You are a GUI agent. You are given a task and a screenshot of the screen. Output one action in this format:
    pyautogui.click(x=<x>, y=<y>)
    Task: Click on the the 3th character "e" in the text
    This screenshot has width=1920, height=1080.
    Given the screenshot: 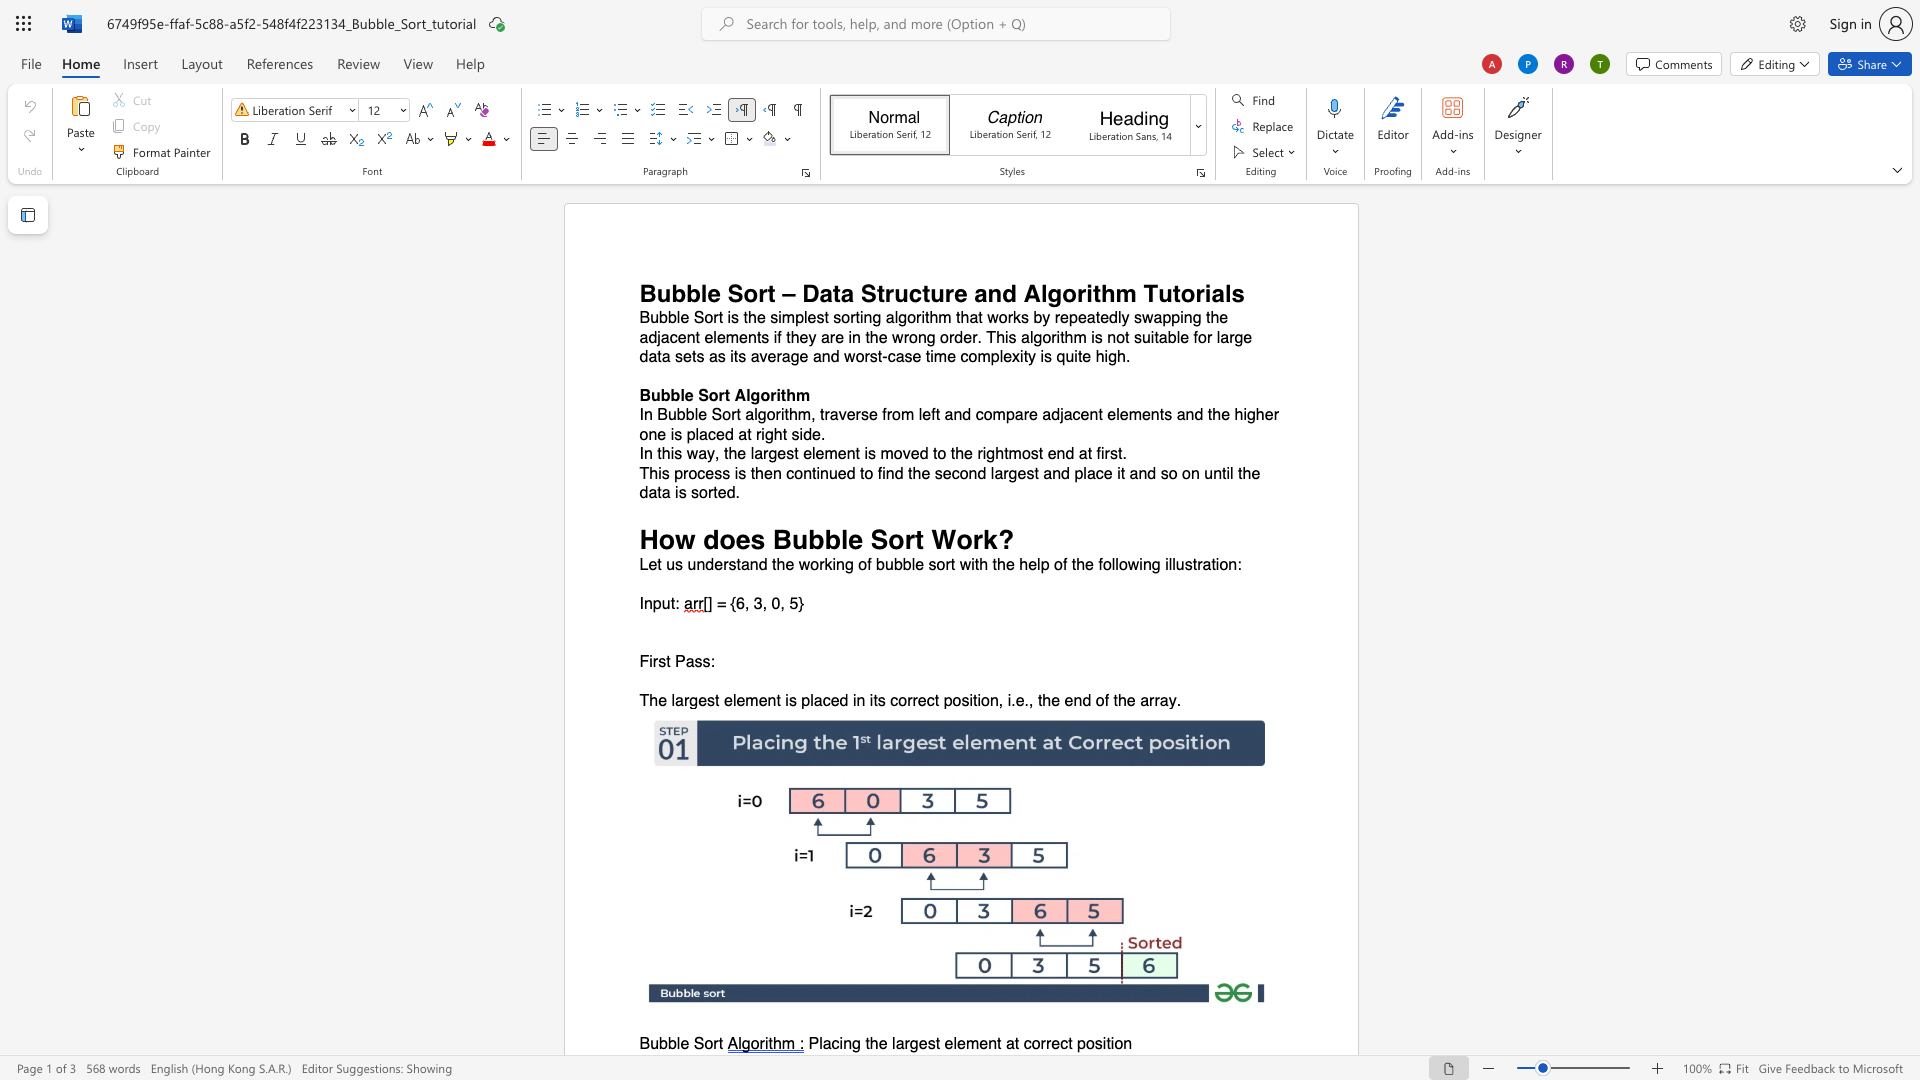 What is the action you would take?
    pyautogui.click(x=948, y=1043)
    